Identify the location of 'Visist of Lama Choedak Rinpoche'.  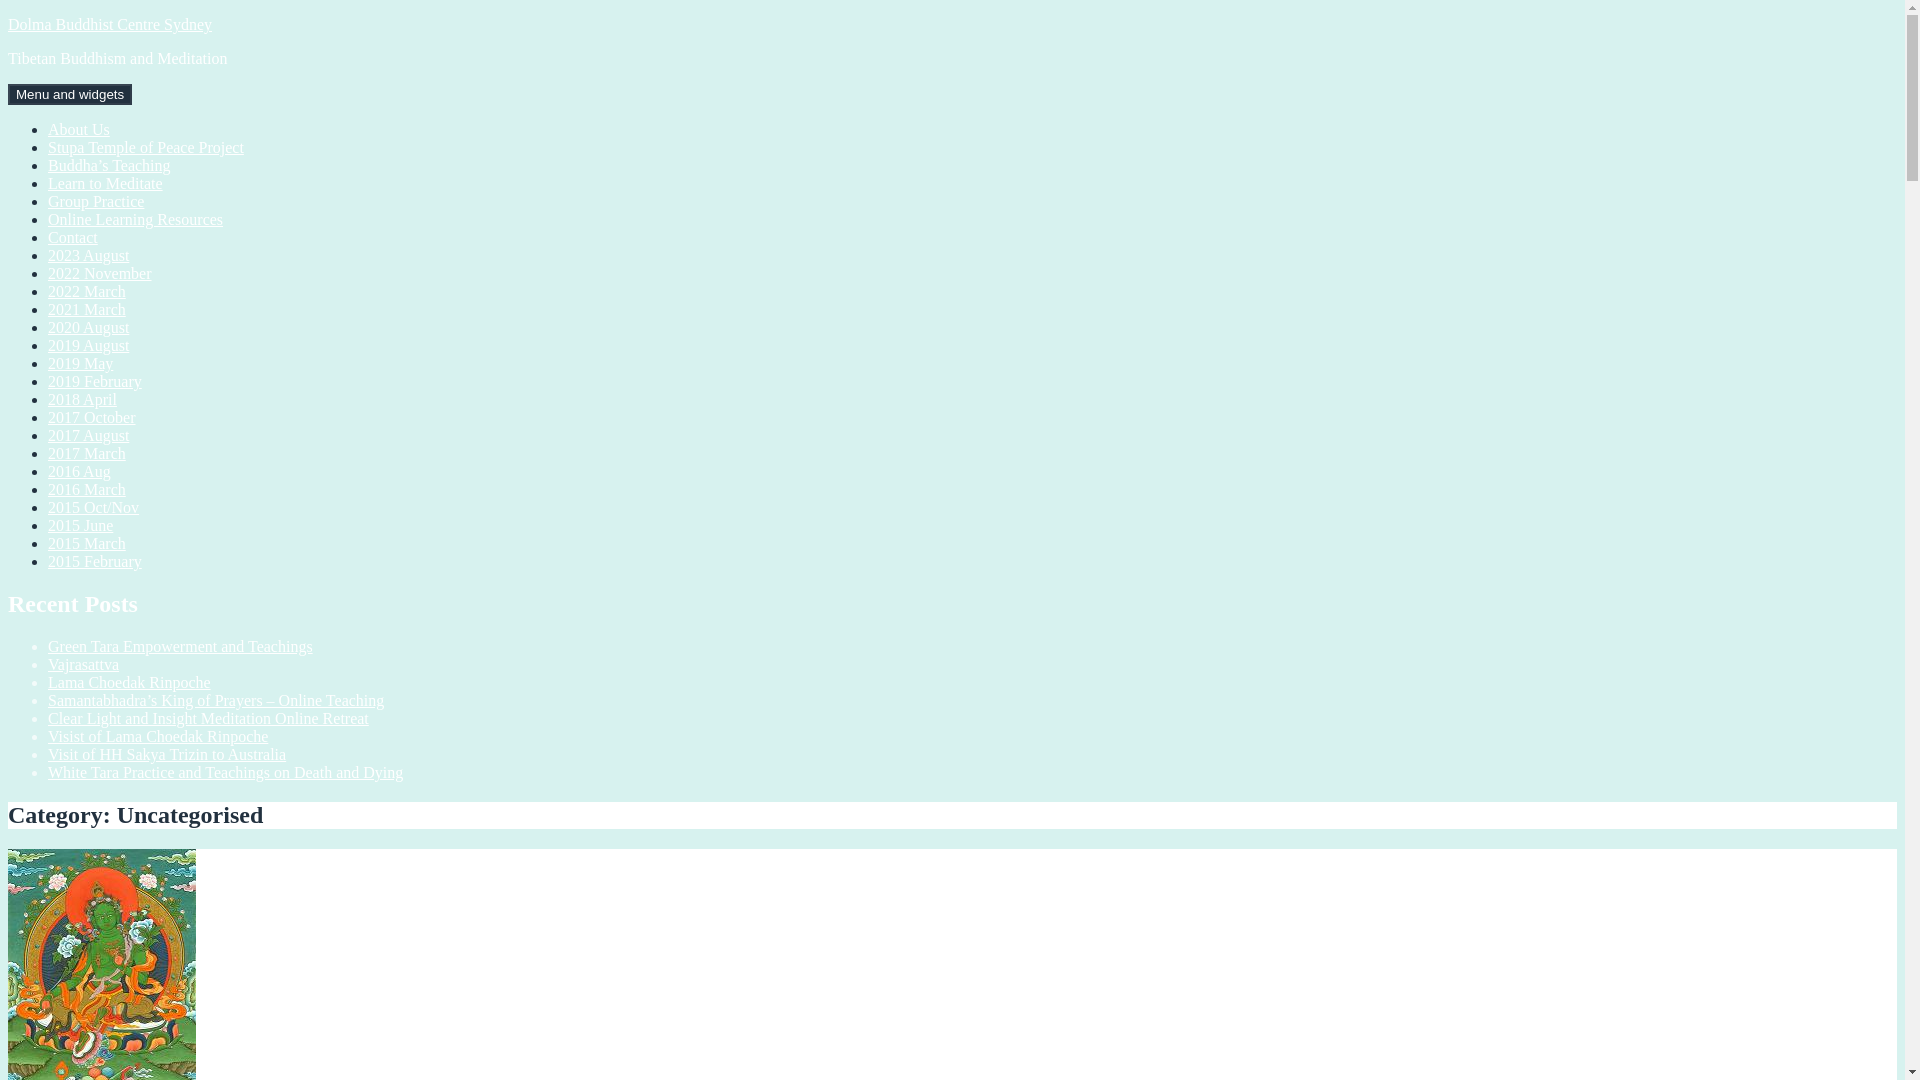
(157, 736).